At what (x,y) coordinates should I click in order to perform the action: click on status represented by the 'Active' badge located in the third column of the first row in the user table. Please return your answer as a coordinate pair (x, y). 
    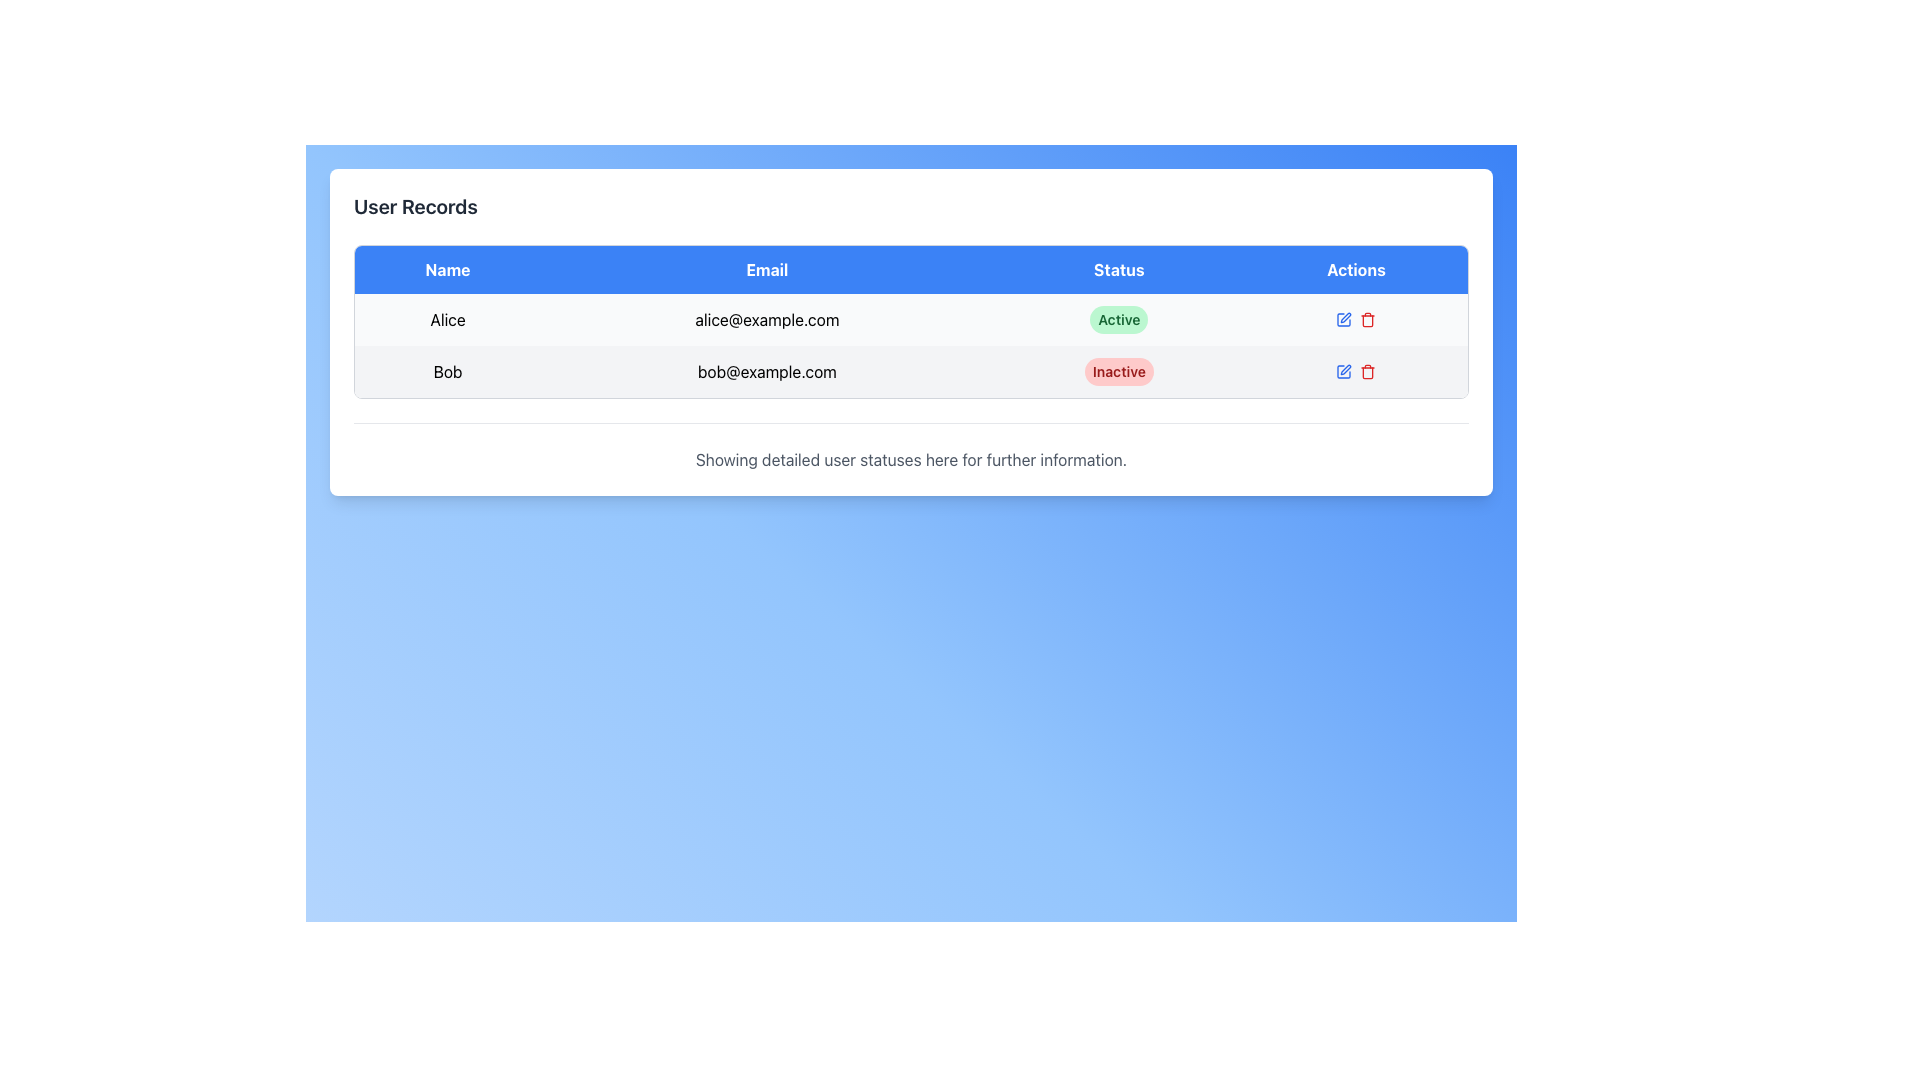
    Looking at the image, I should click on (1118, 319).